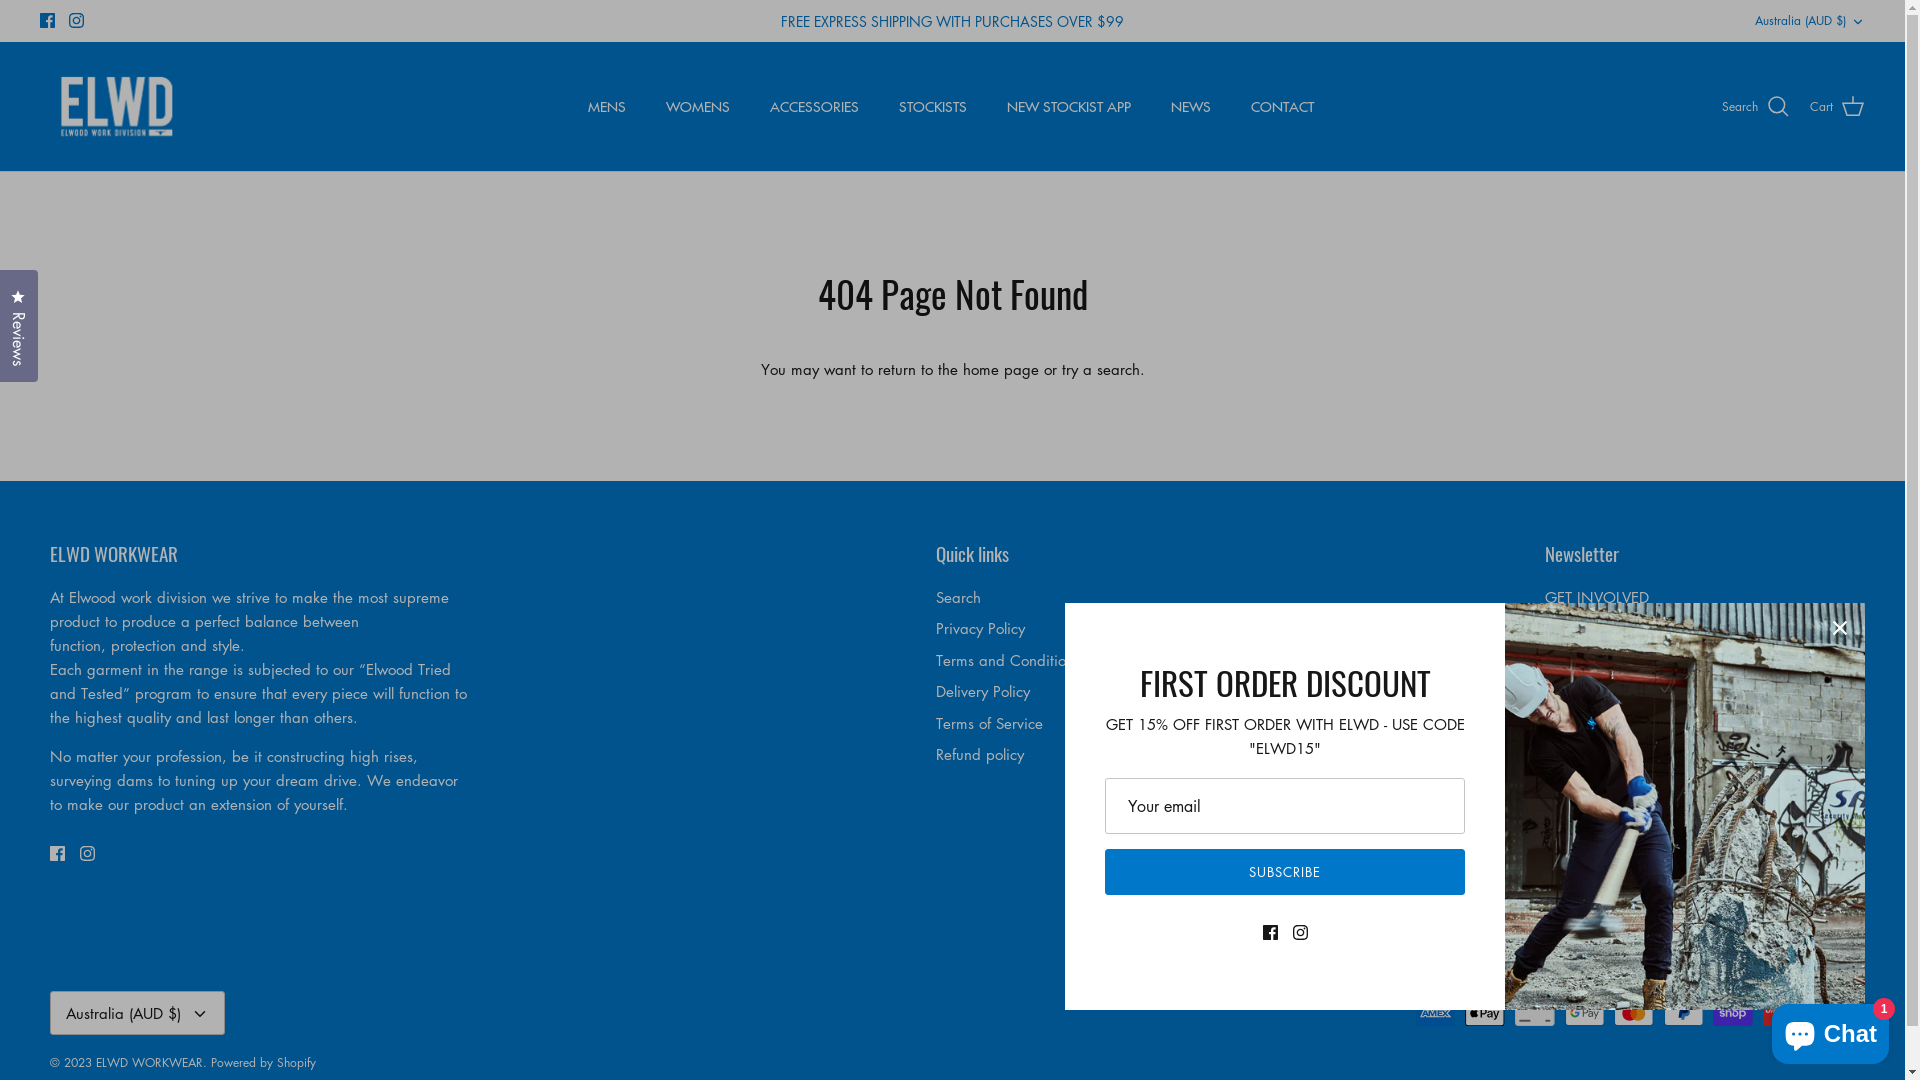 This screenshot has height=1080, width=1920. What do you see at coordinates (148, 1061) in the screenshot?
I see `'ELWD WORKWEAR'` at bounding box center [148, 1061].